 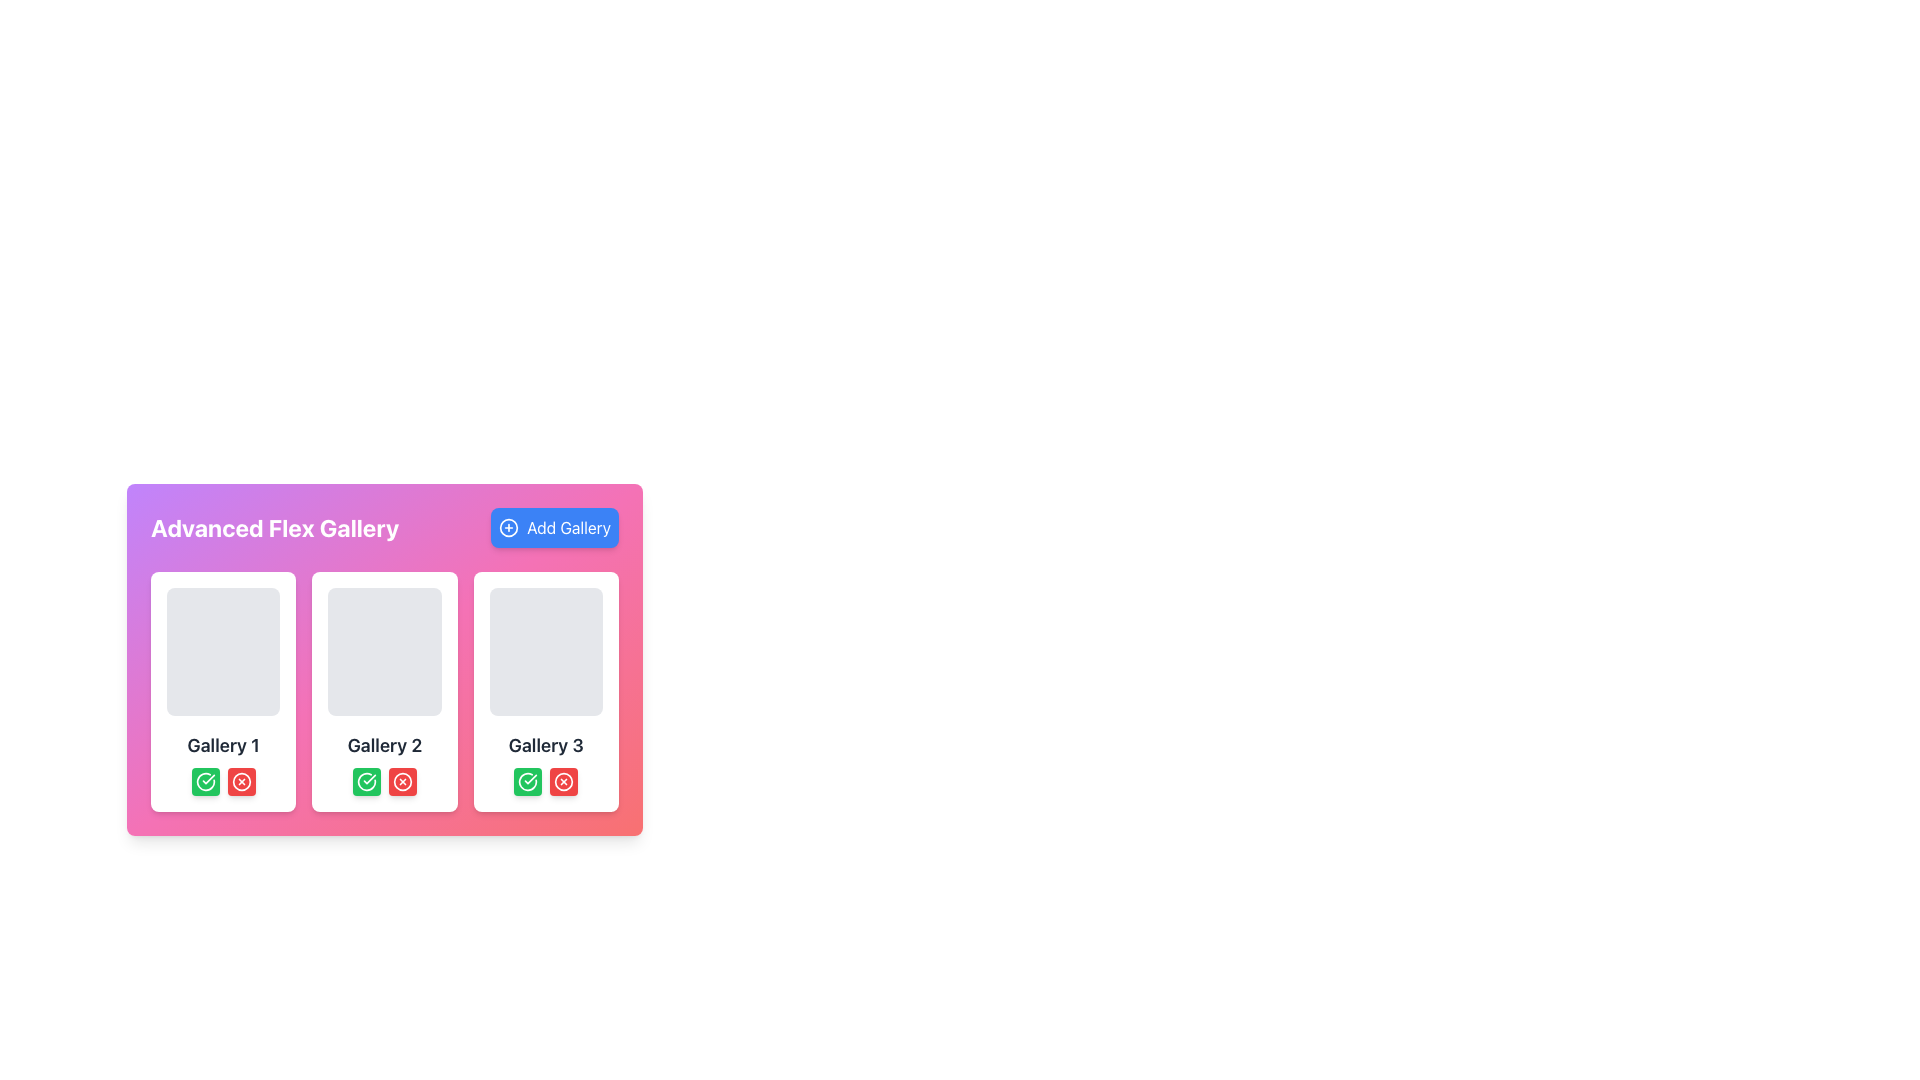 What do you see at coordinates (546, 745) in the screenshot?
I see `the text label in the lower central part of the rightmost card, which indicates the name or category of the gallery it represents` at bounding box center [546, 745].